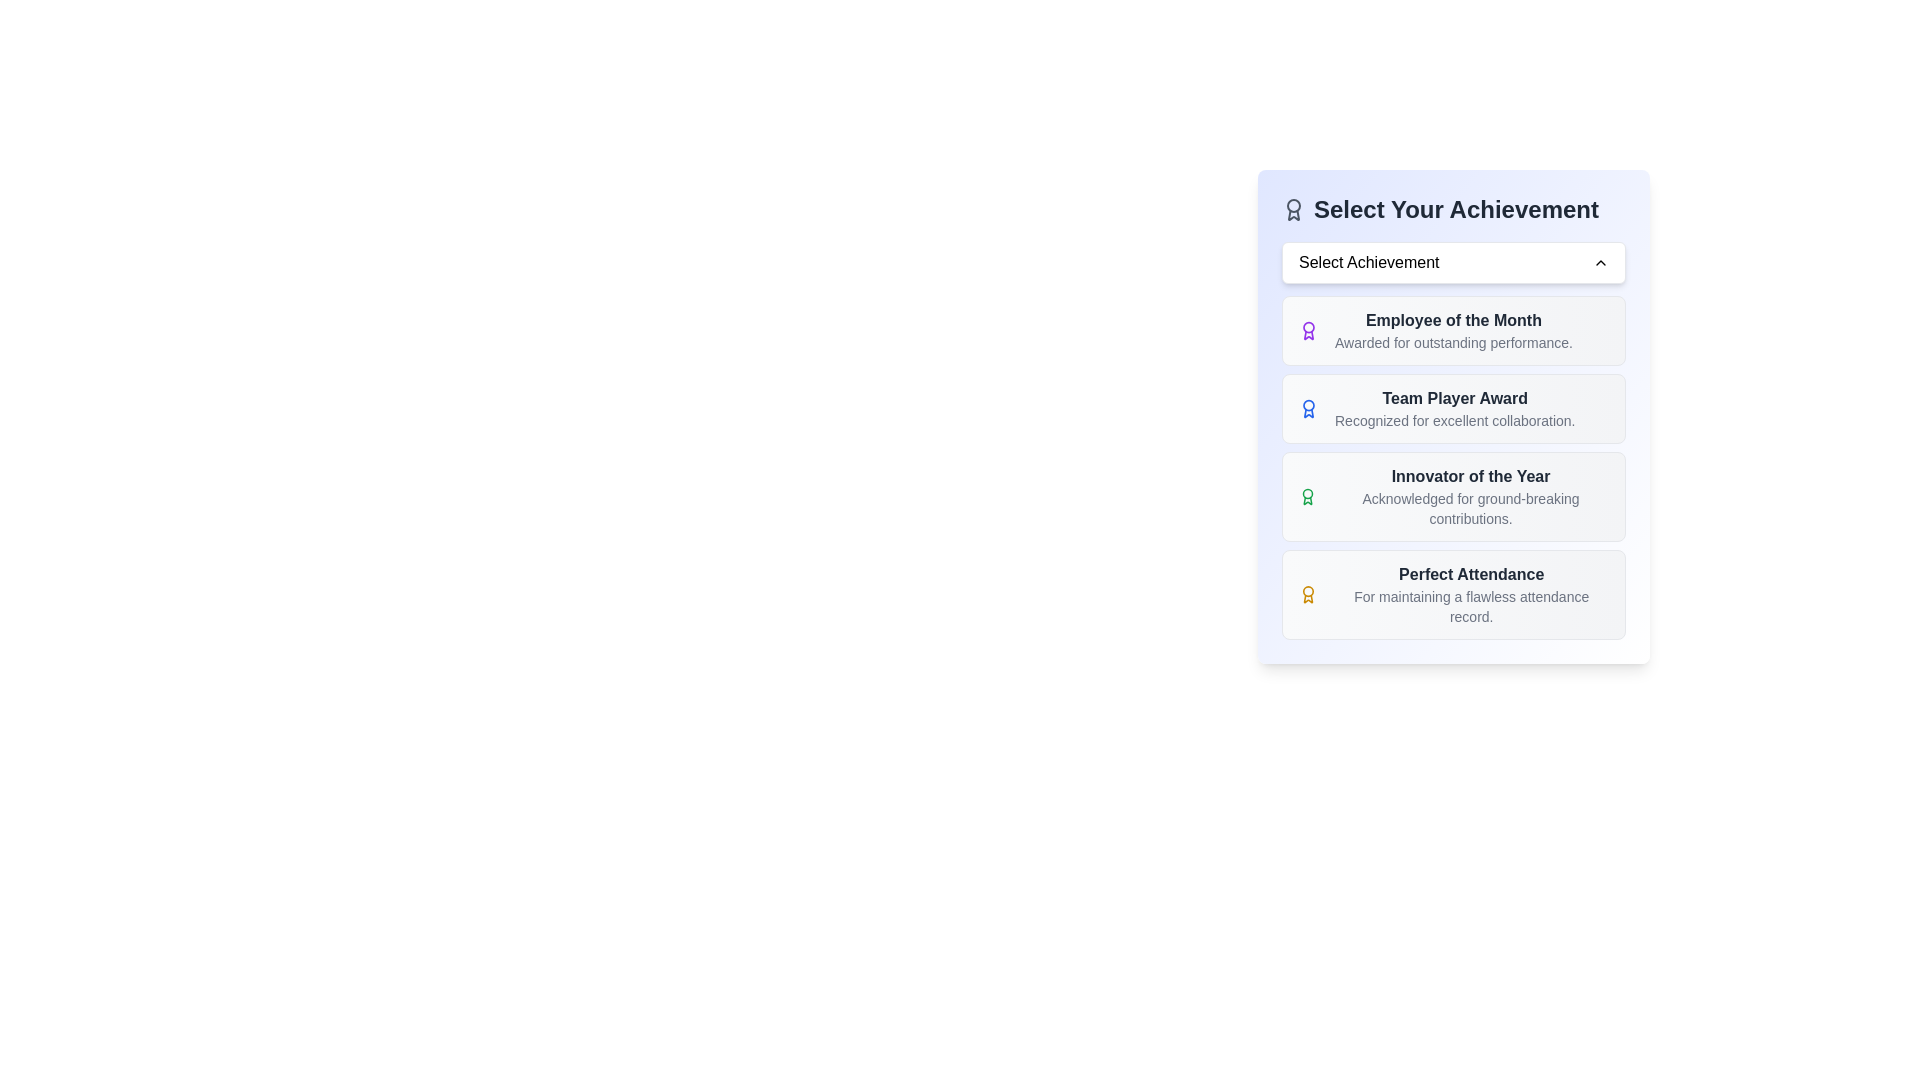 The width and height of the screenshot is (1920, 1080). I want to click on the 'Employee of the Month' text display, which features bold, large text and is the first item in the list under 'Select Your Achievement', so click(1454, 330).